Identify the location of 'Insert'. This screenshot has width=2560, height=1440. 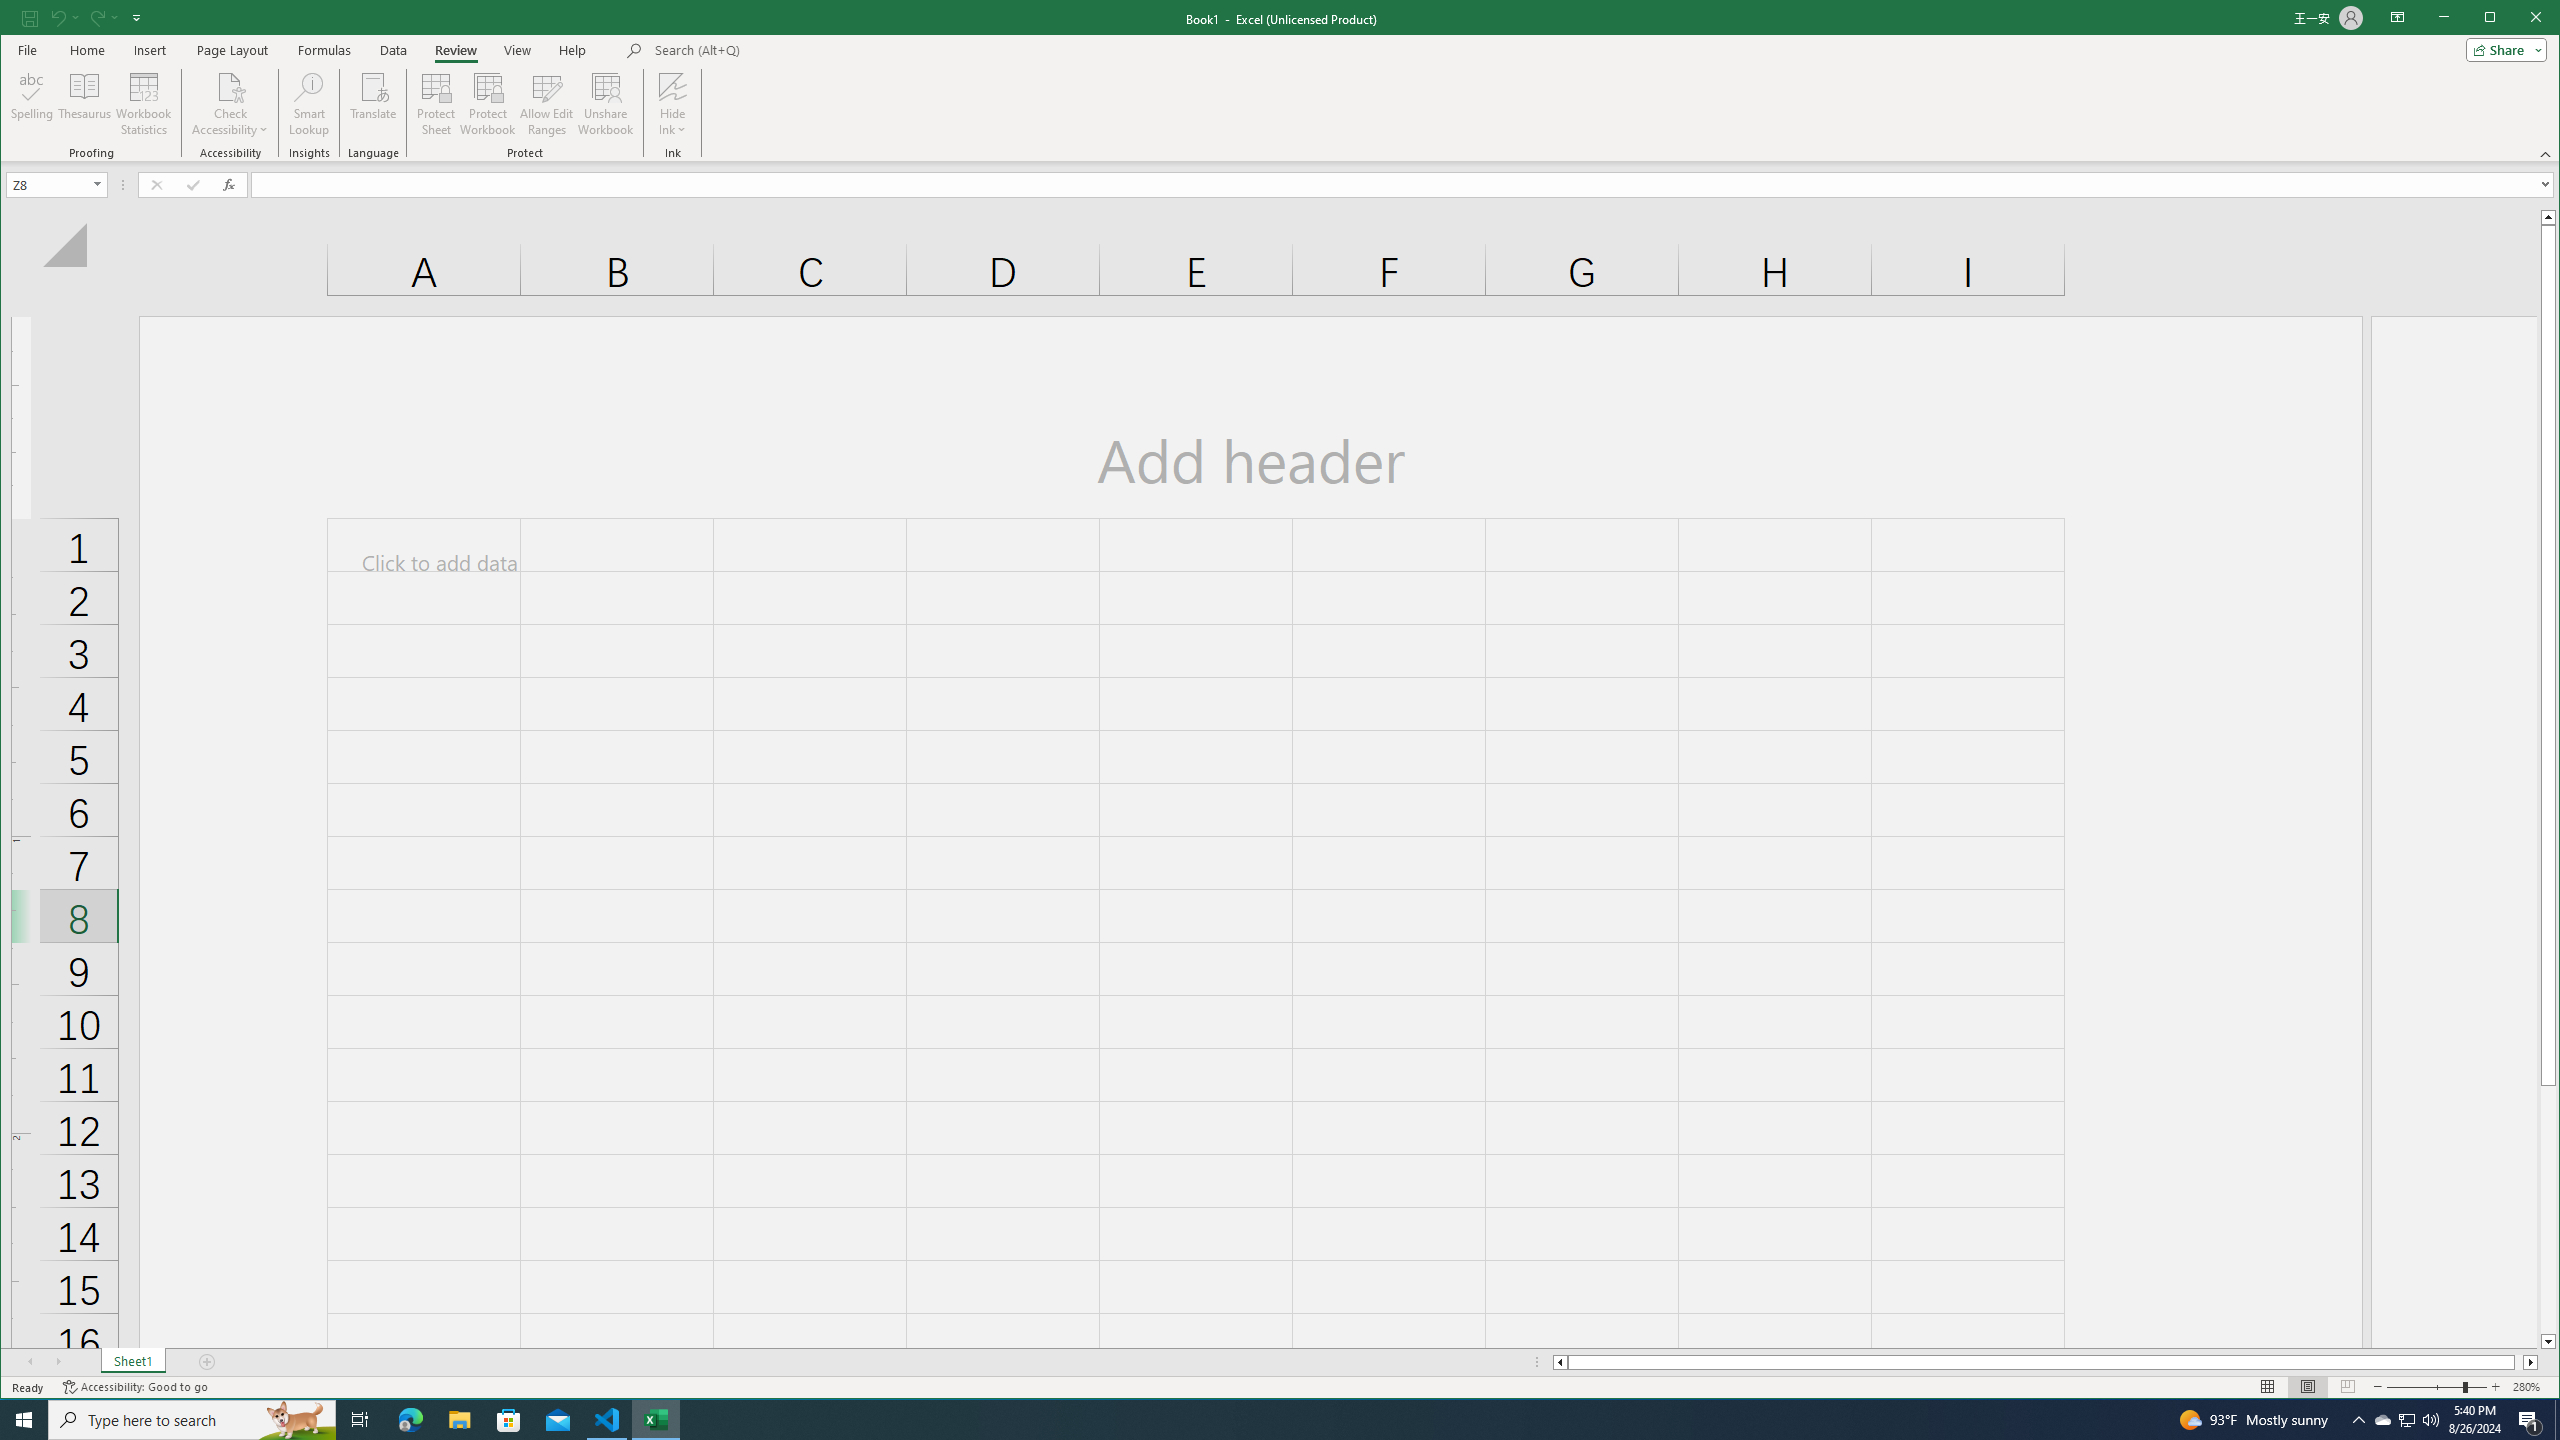
(150, 49).